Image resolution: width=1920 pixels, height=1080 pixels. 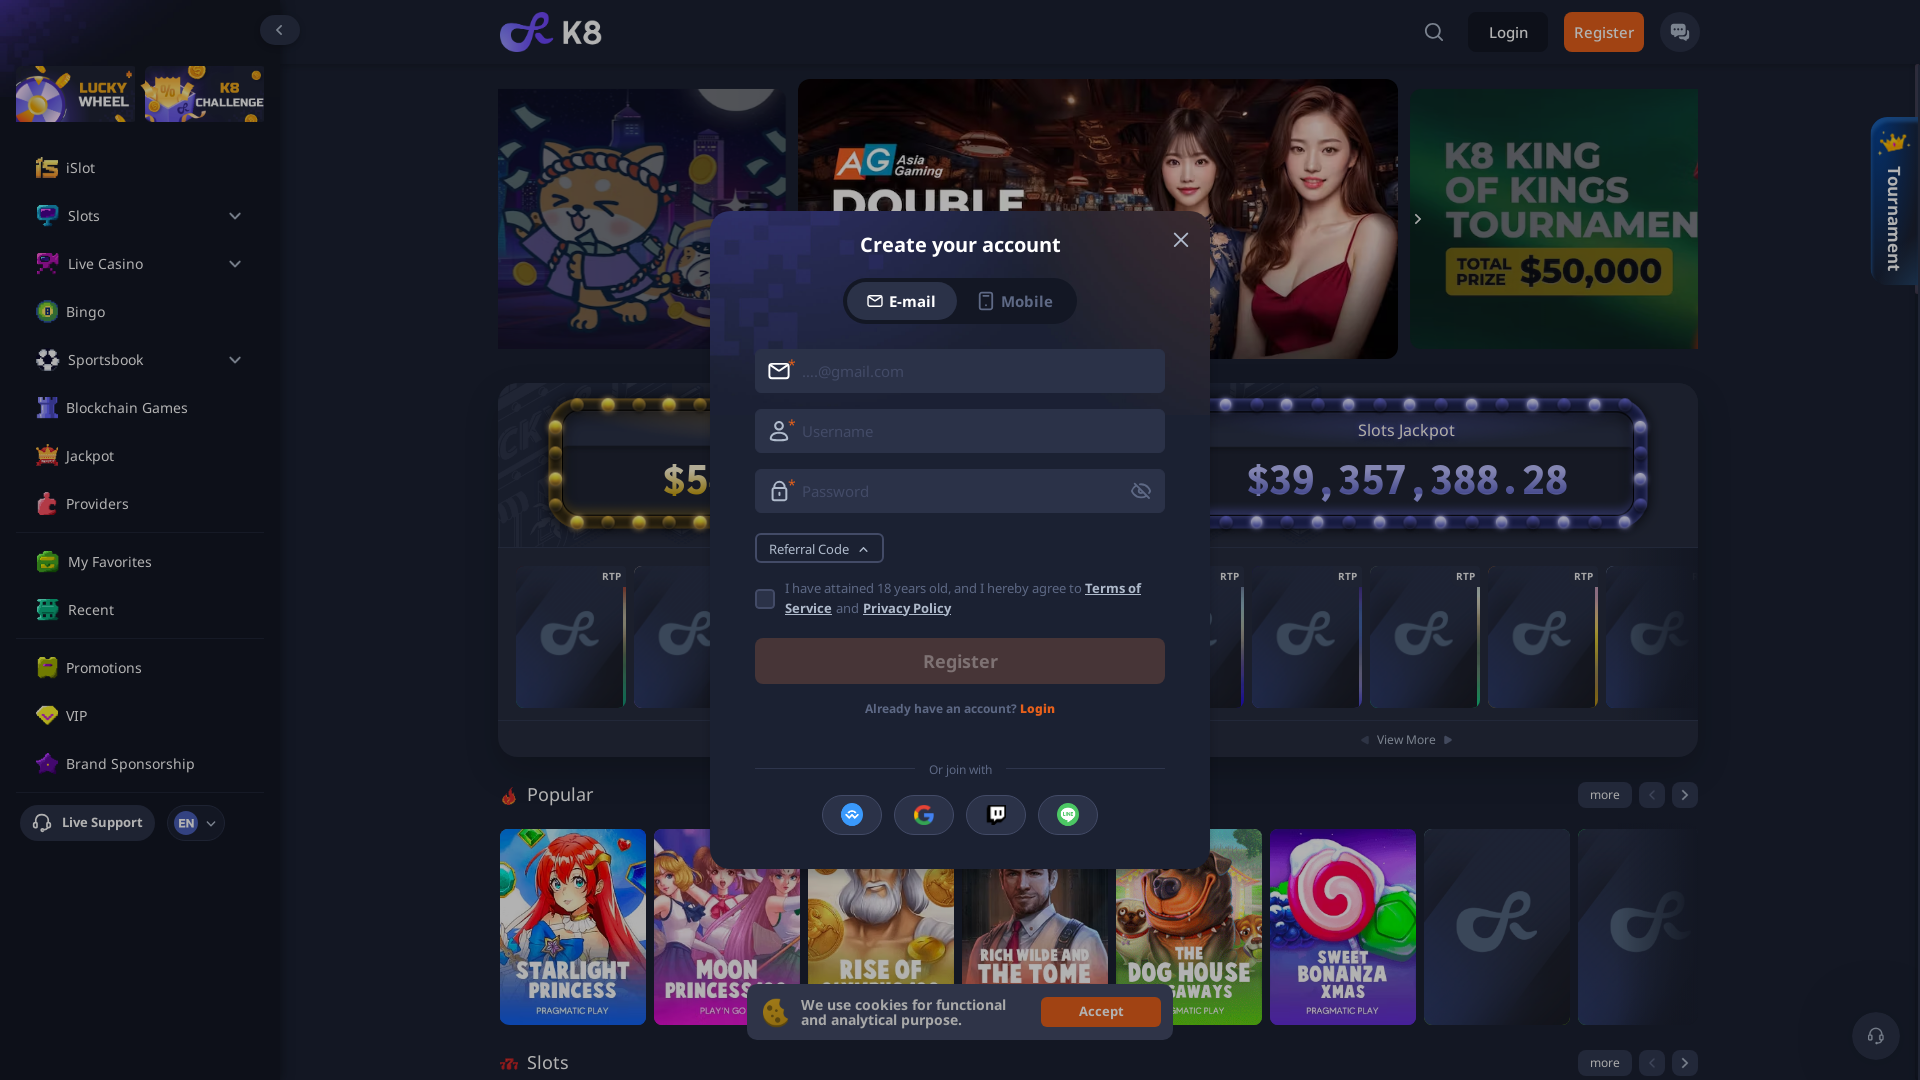 I want to click on 'Rich Wilde and the Tome of Madness', so click(x=1035, y=926).